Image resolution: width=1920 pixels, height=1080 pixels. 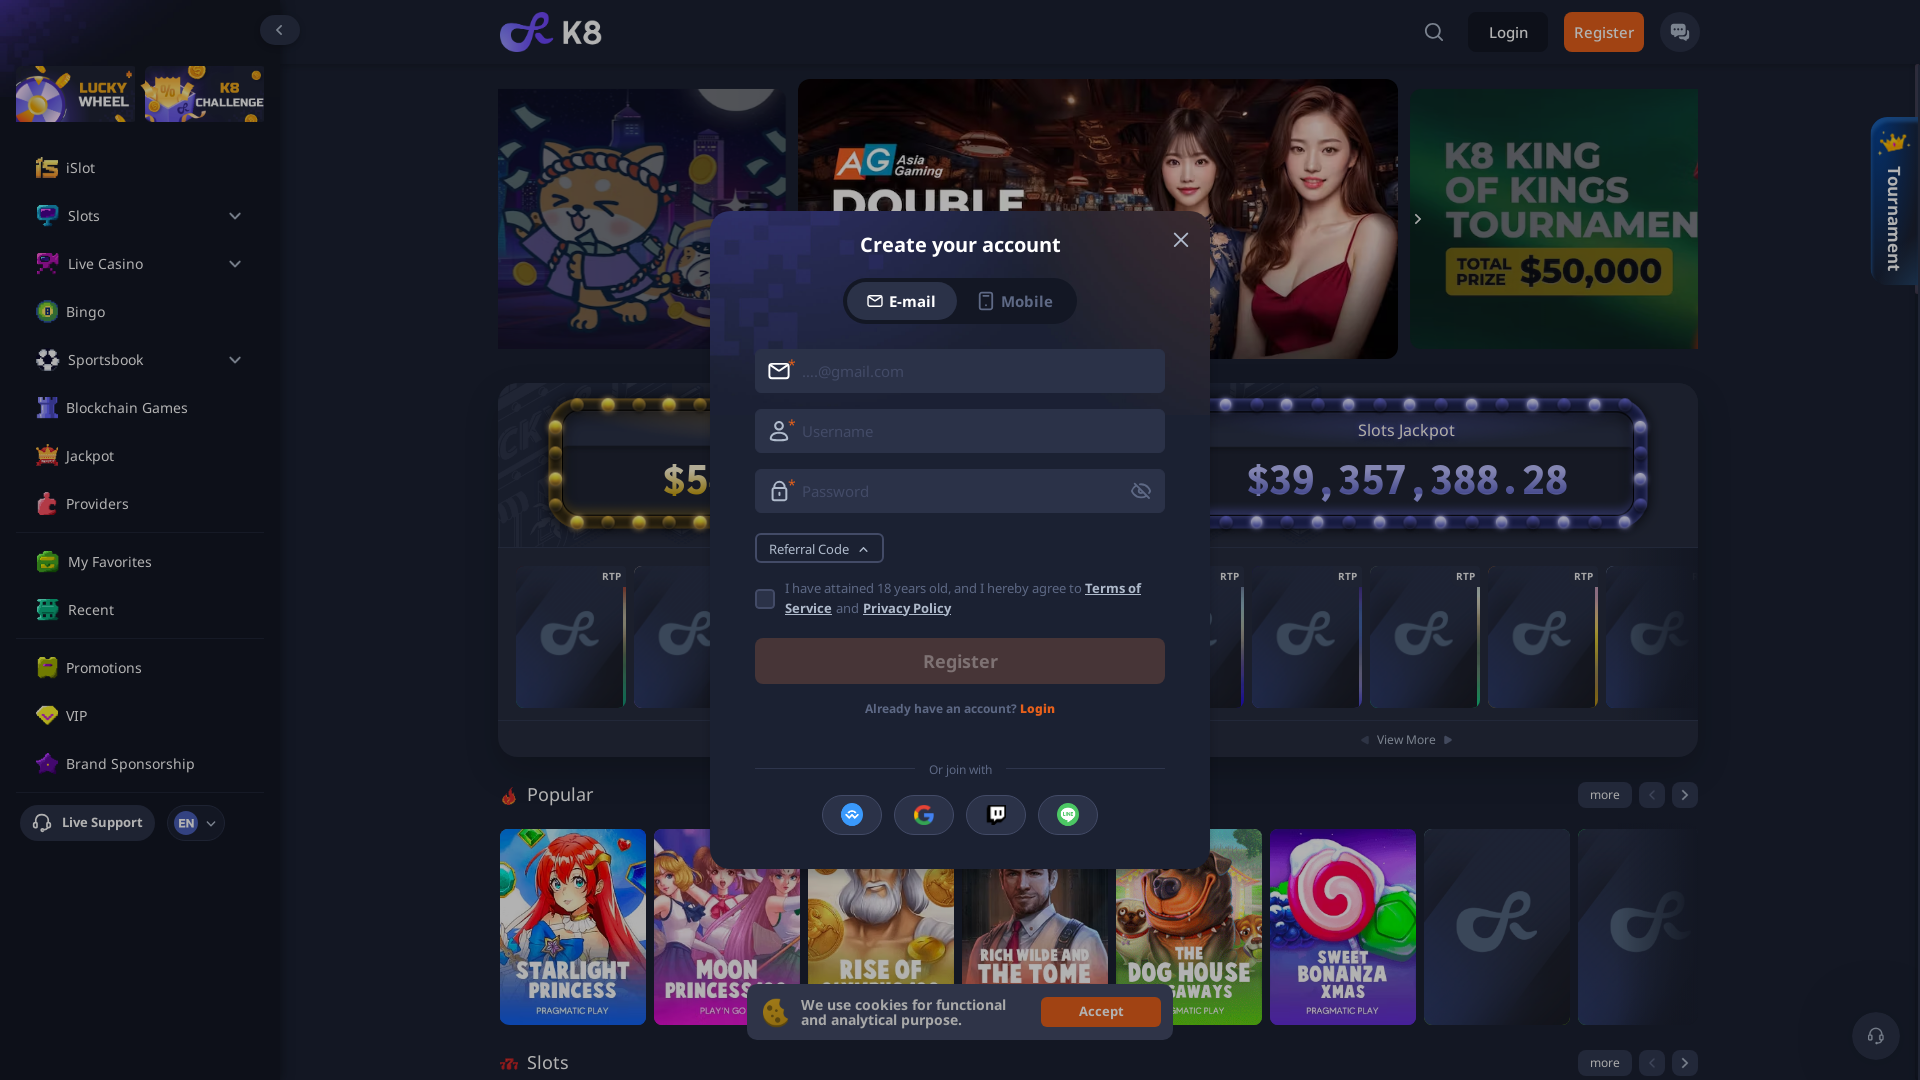 I want to click on 'Rich Wilde and the Tome of Madness', so click(x=1035, y=926).